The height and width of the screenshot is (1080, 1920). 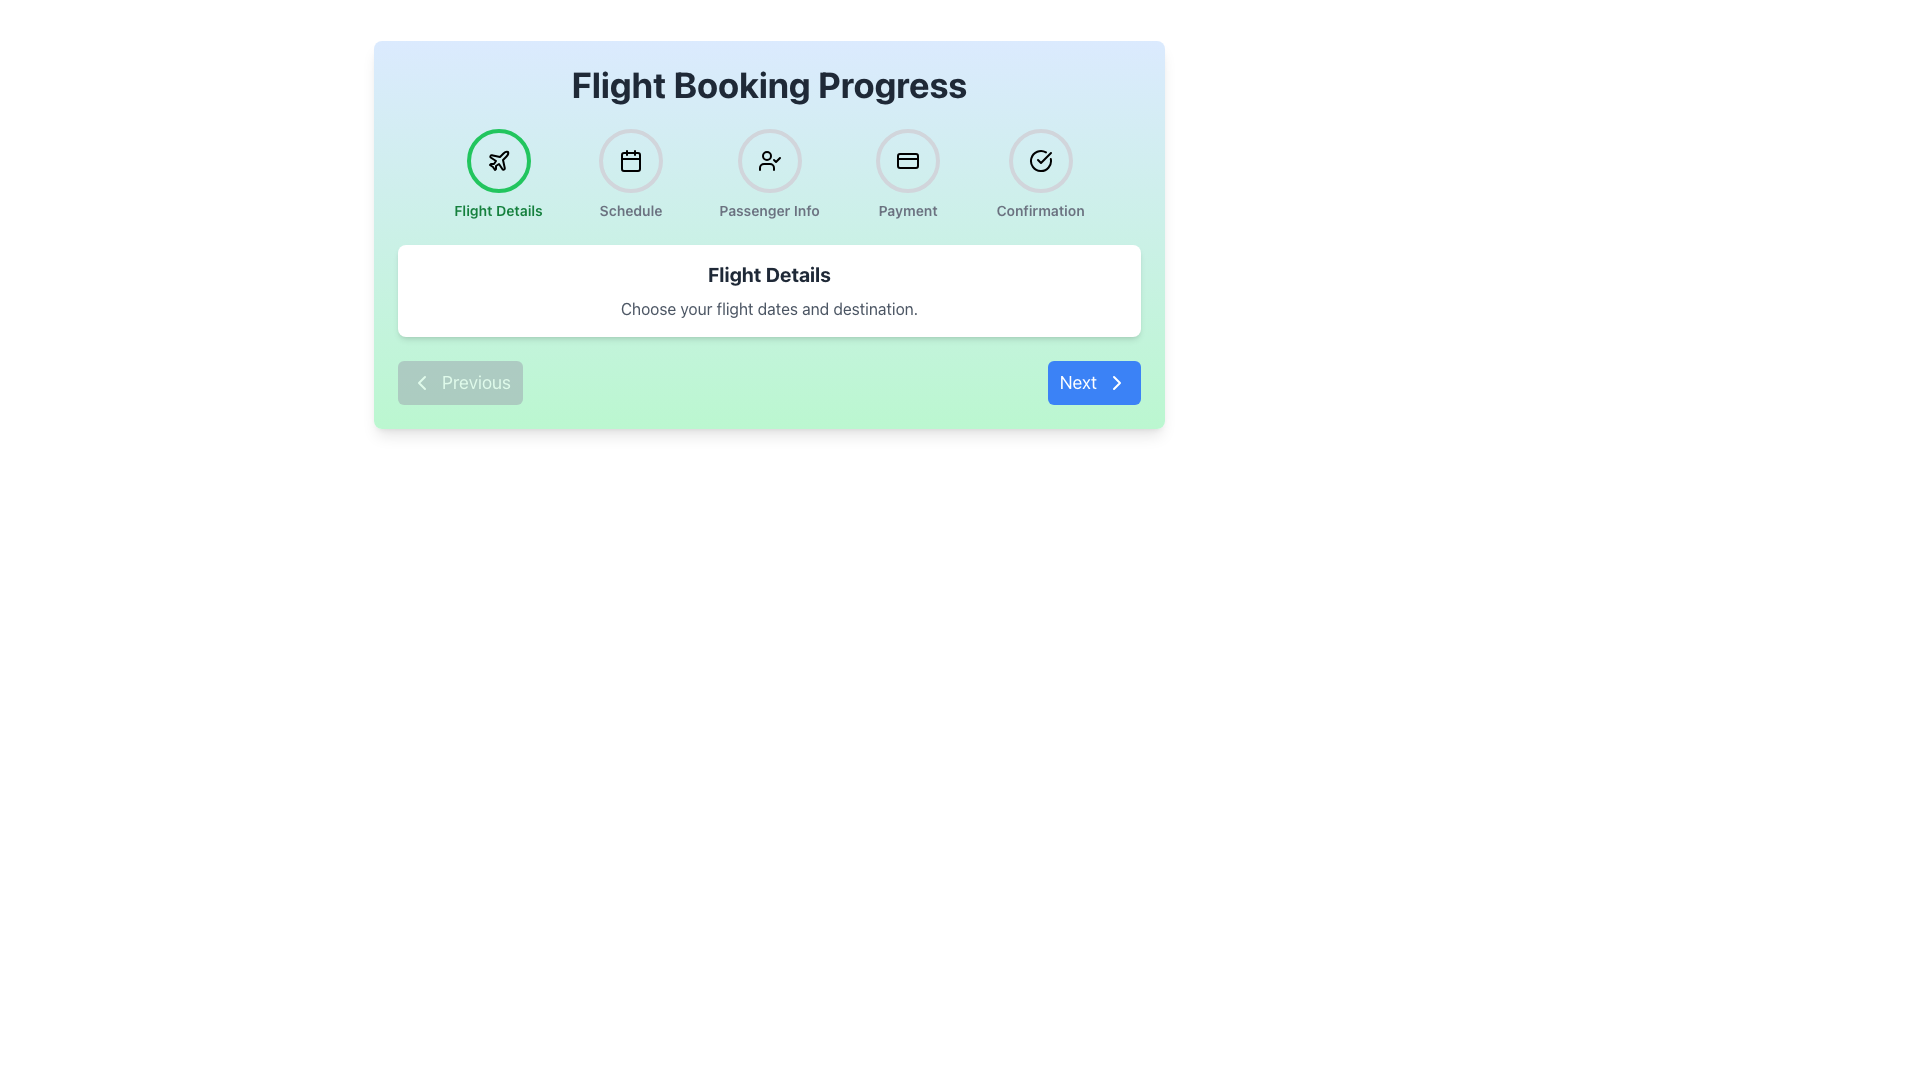 I want to click on text label that says 'Payment', which is styled in a small gray font and positioned below a credit card icon, so click(x=907, y=211).